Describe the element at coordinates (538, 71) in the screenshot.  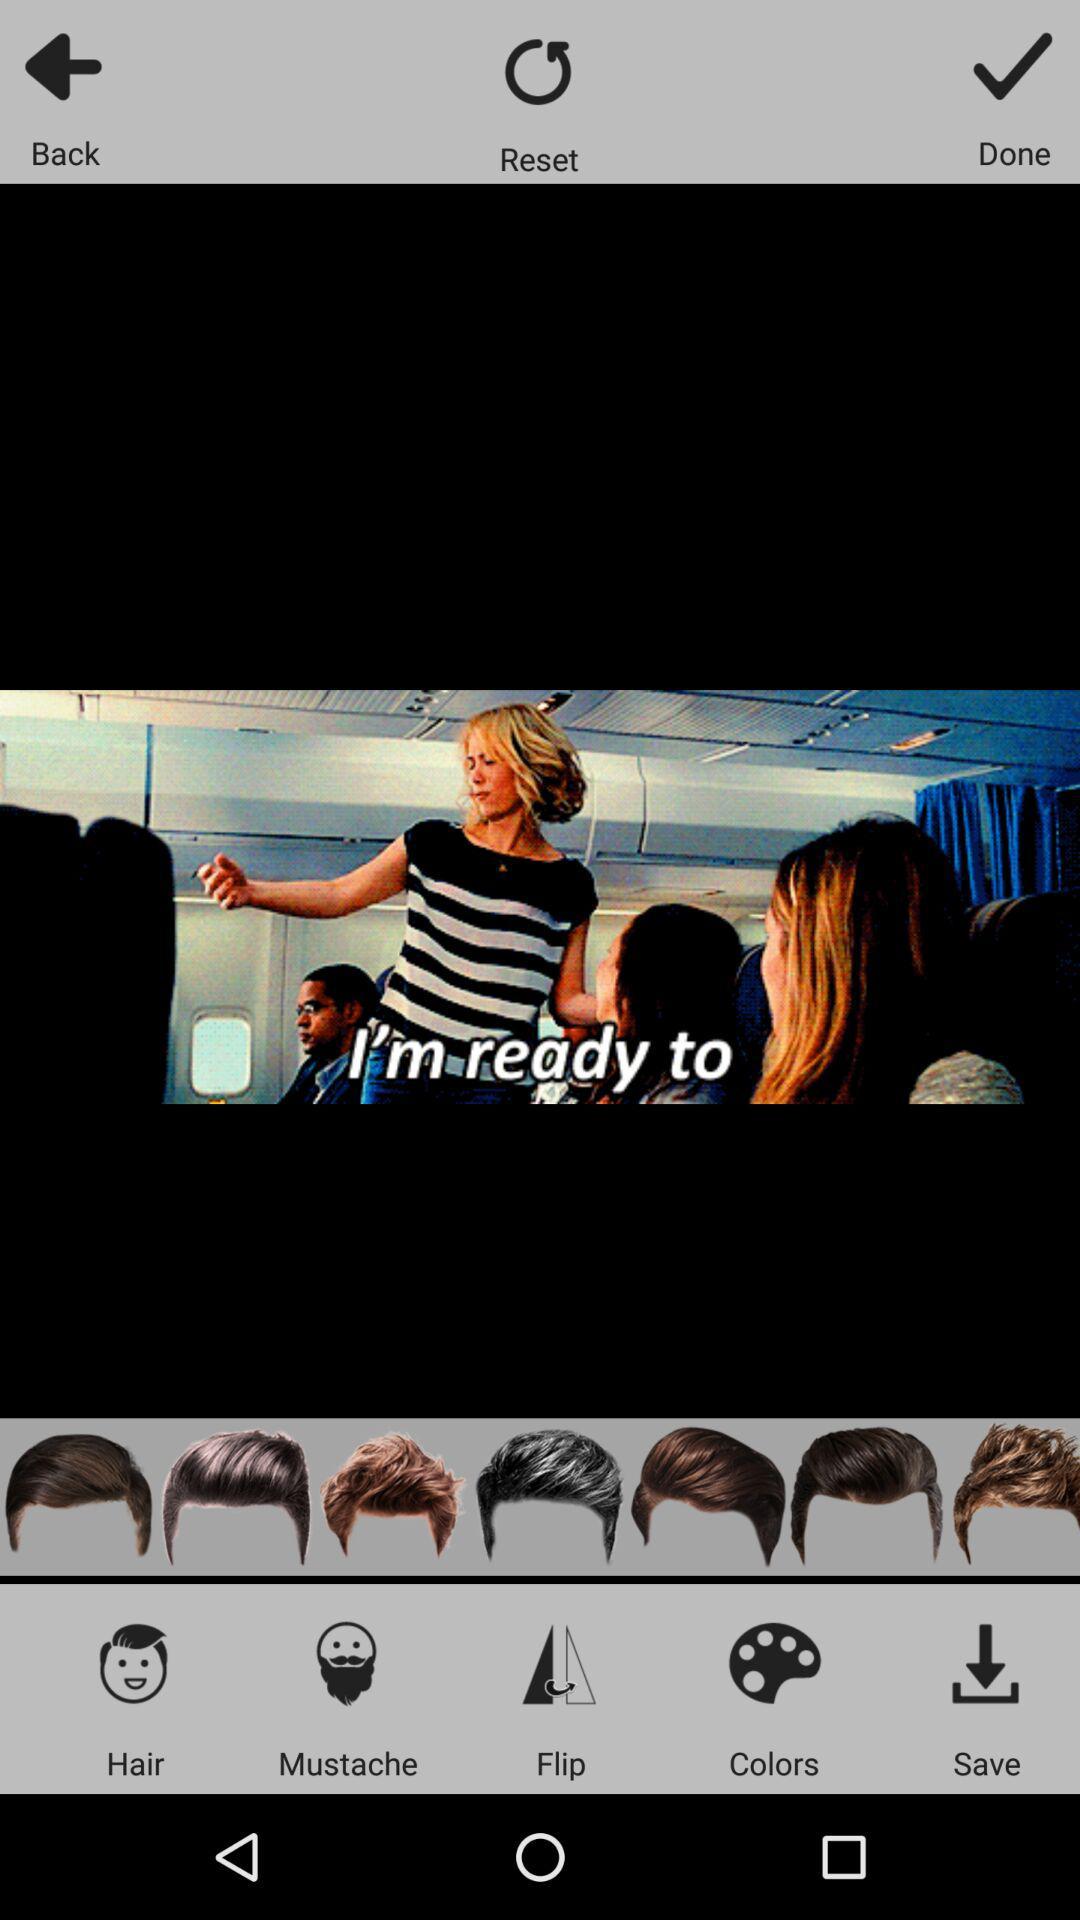
I see `the refresh icon` at that location.